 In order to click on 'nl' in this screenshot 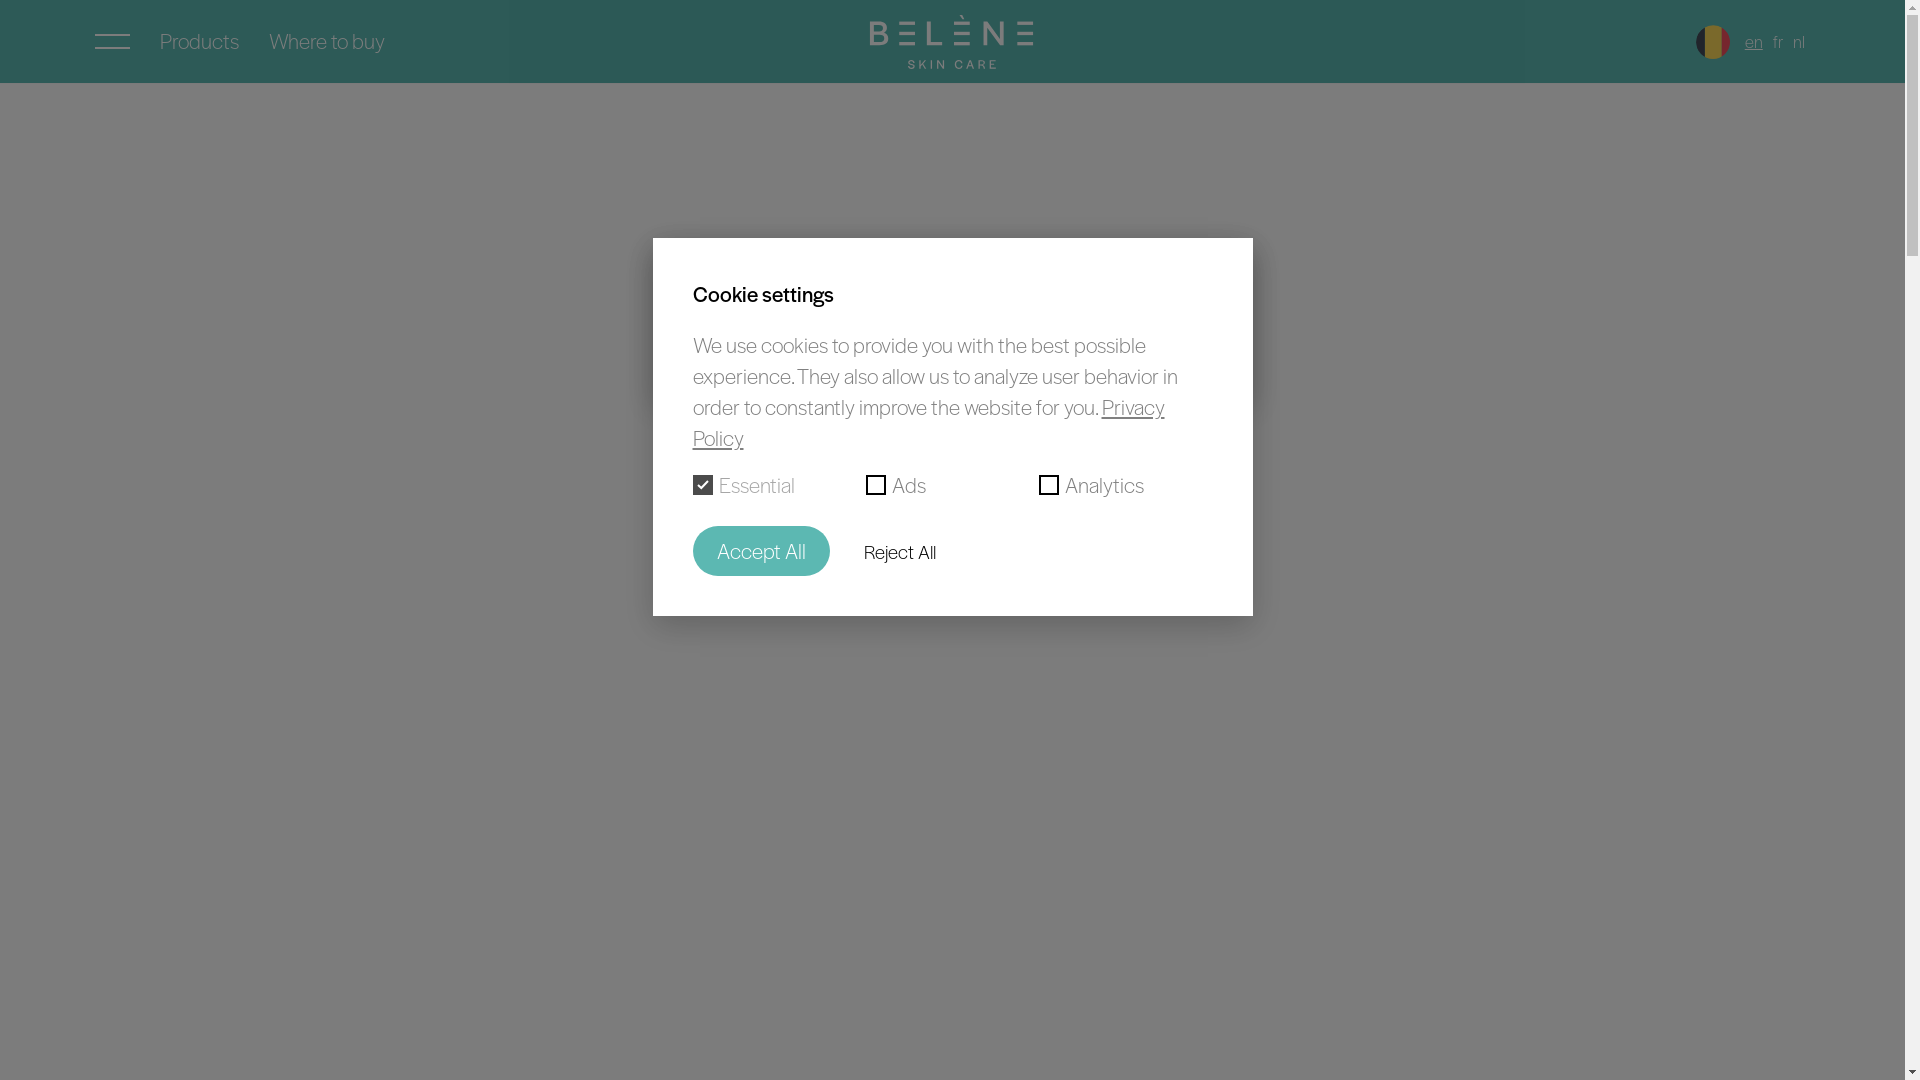, I will do `click(1799, 41)`.